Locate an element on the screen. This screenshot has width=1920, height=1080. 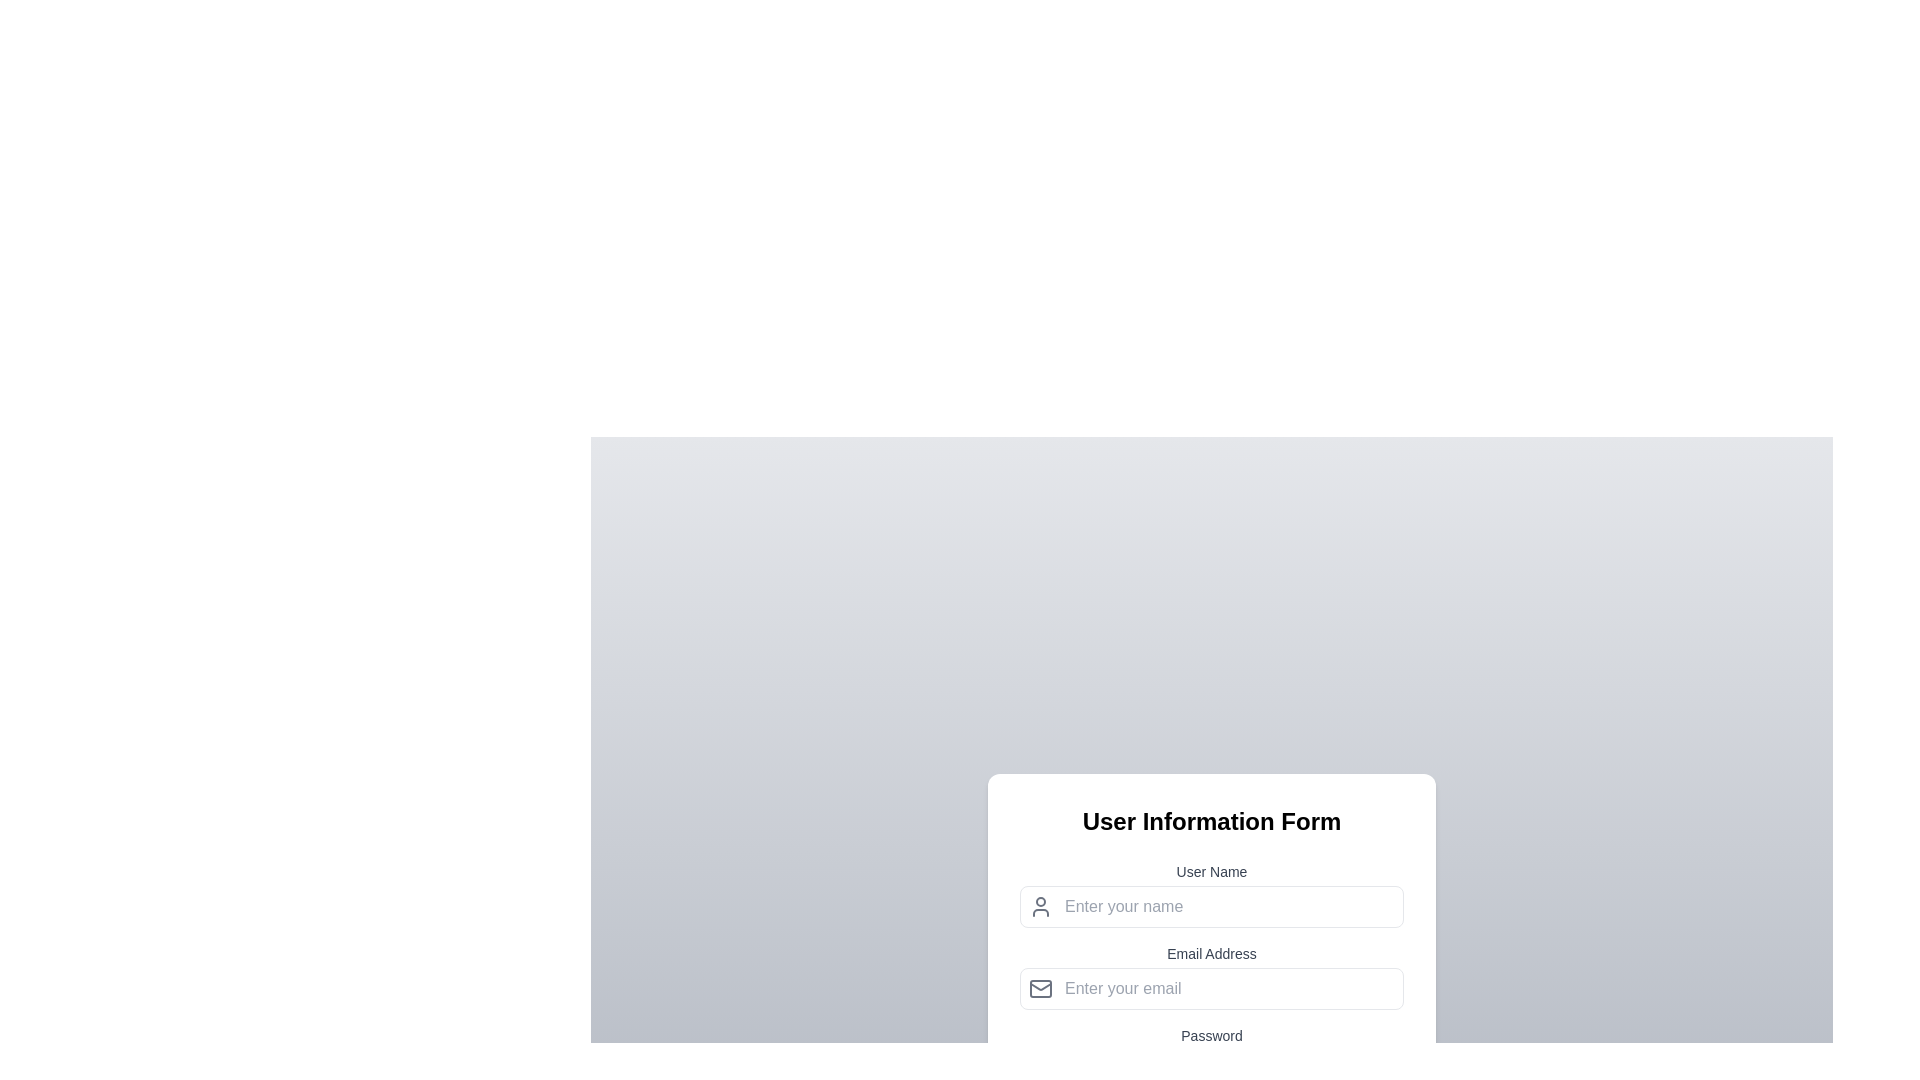
the 'Email Address' label, which is a medium-sized, gray-colored text label clearly displayed within a vertical form layout, positioned between the 'User Name' label and the email input field is located at coordinates (1210, 952).